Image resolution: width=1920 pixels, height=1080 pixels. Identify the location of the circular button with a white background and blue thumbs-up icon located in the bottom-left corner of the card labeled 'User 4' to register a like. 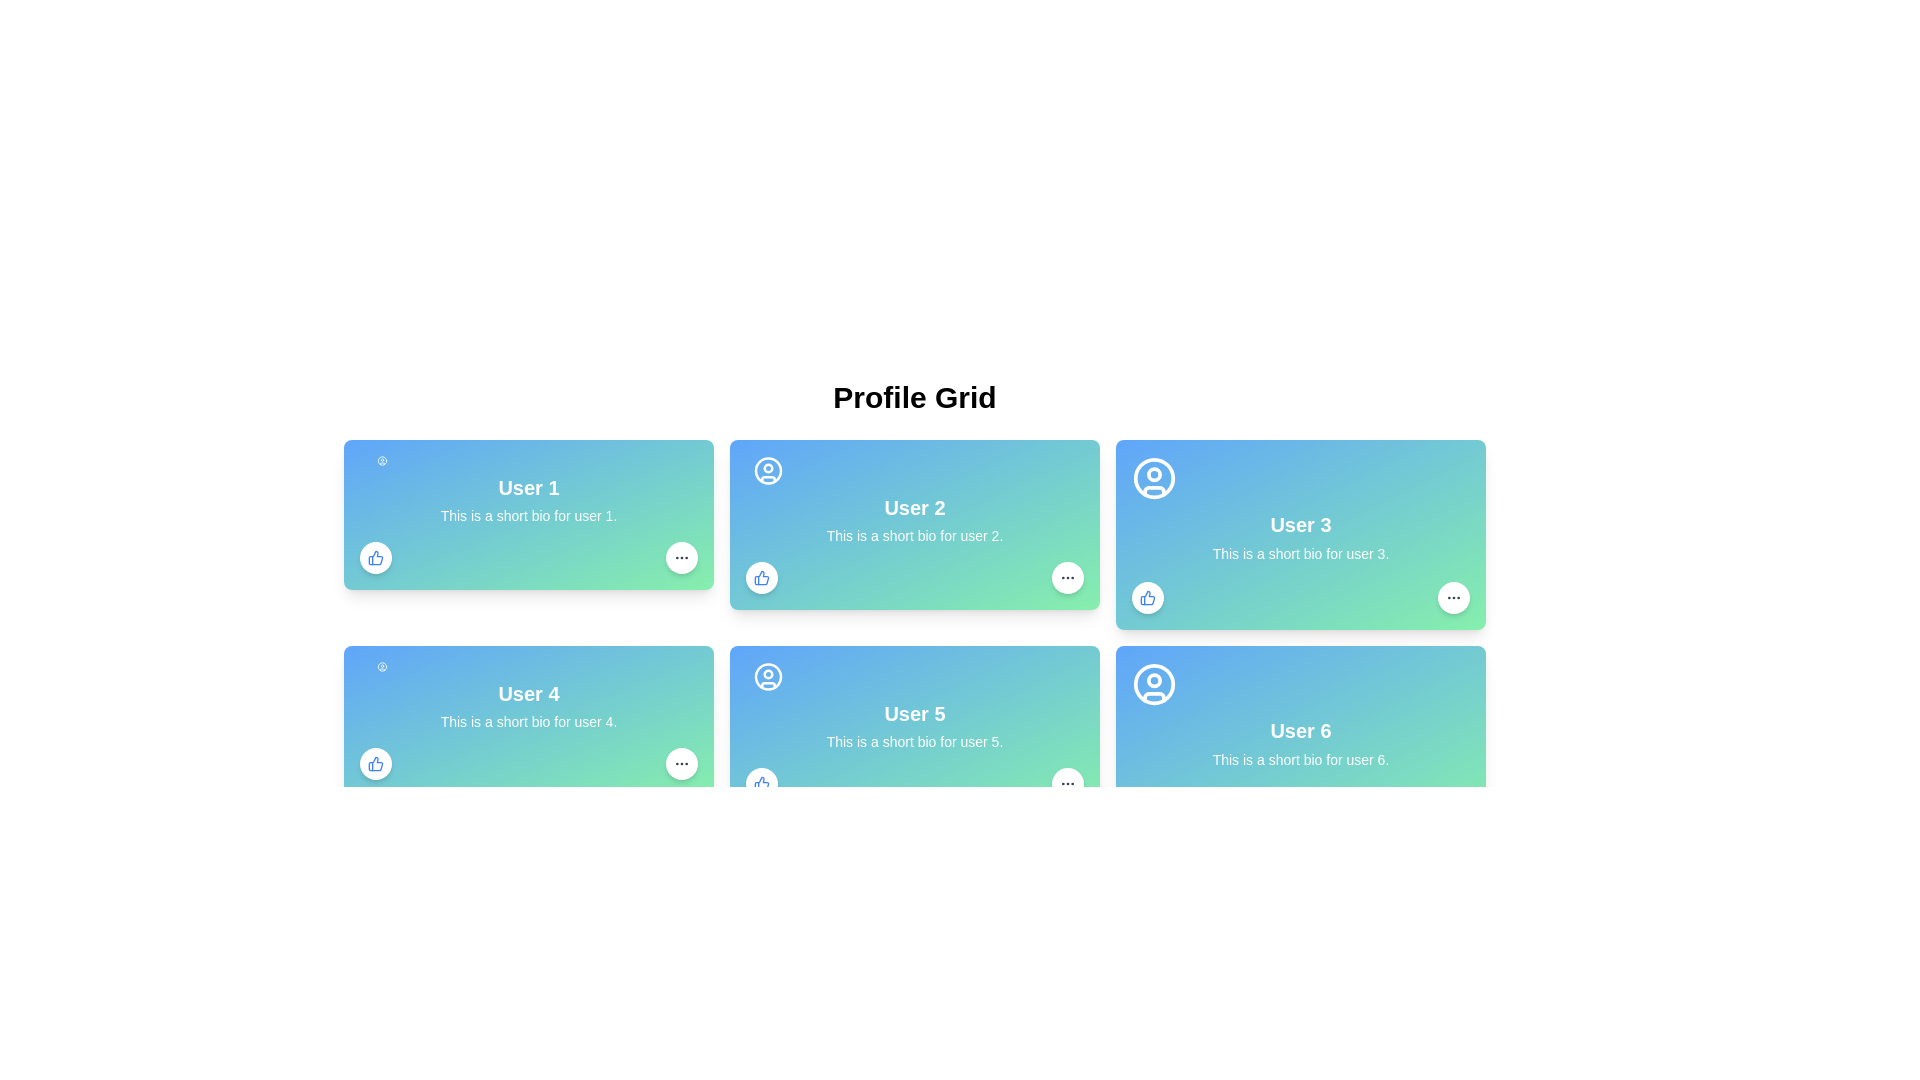
(375, 763).